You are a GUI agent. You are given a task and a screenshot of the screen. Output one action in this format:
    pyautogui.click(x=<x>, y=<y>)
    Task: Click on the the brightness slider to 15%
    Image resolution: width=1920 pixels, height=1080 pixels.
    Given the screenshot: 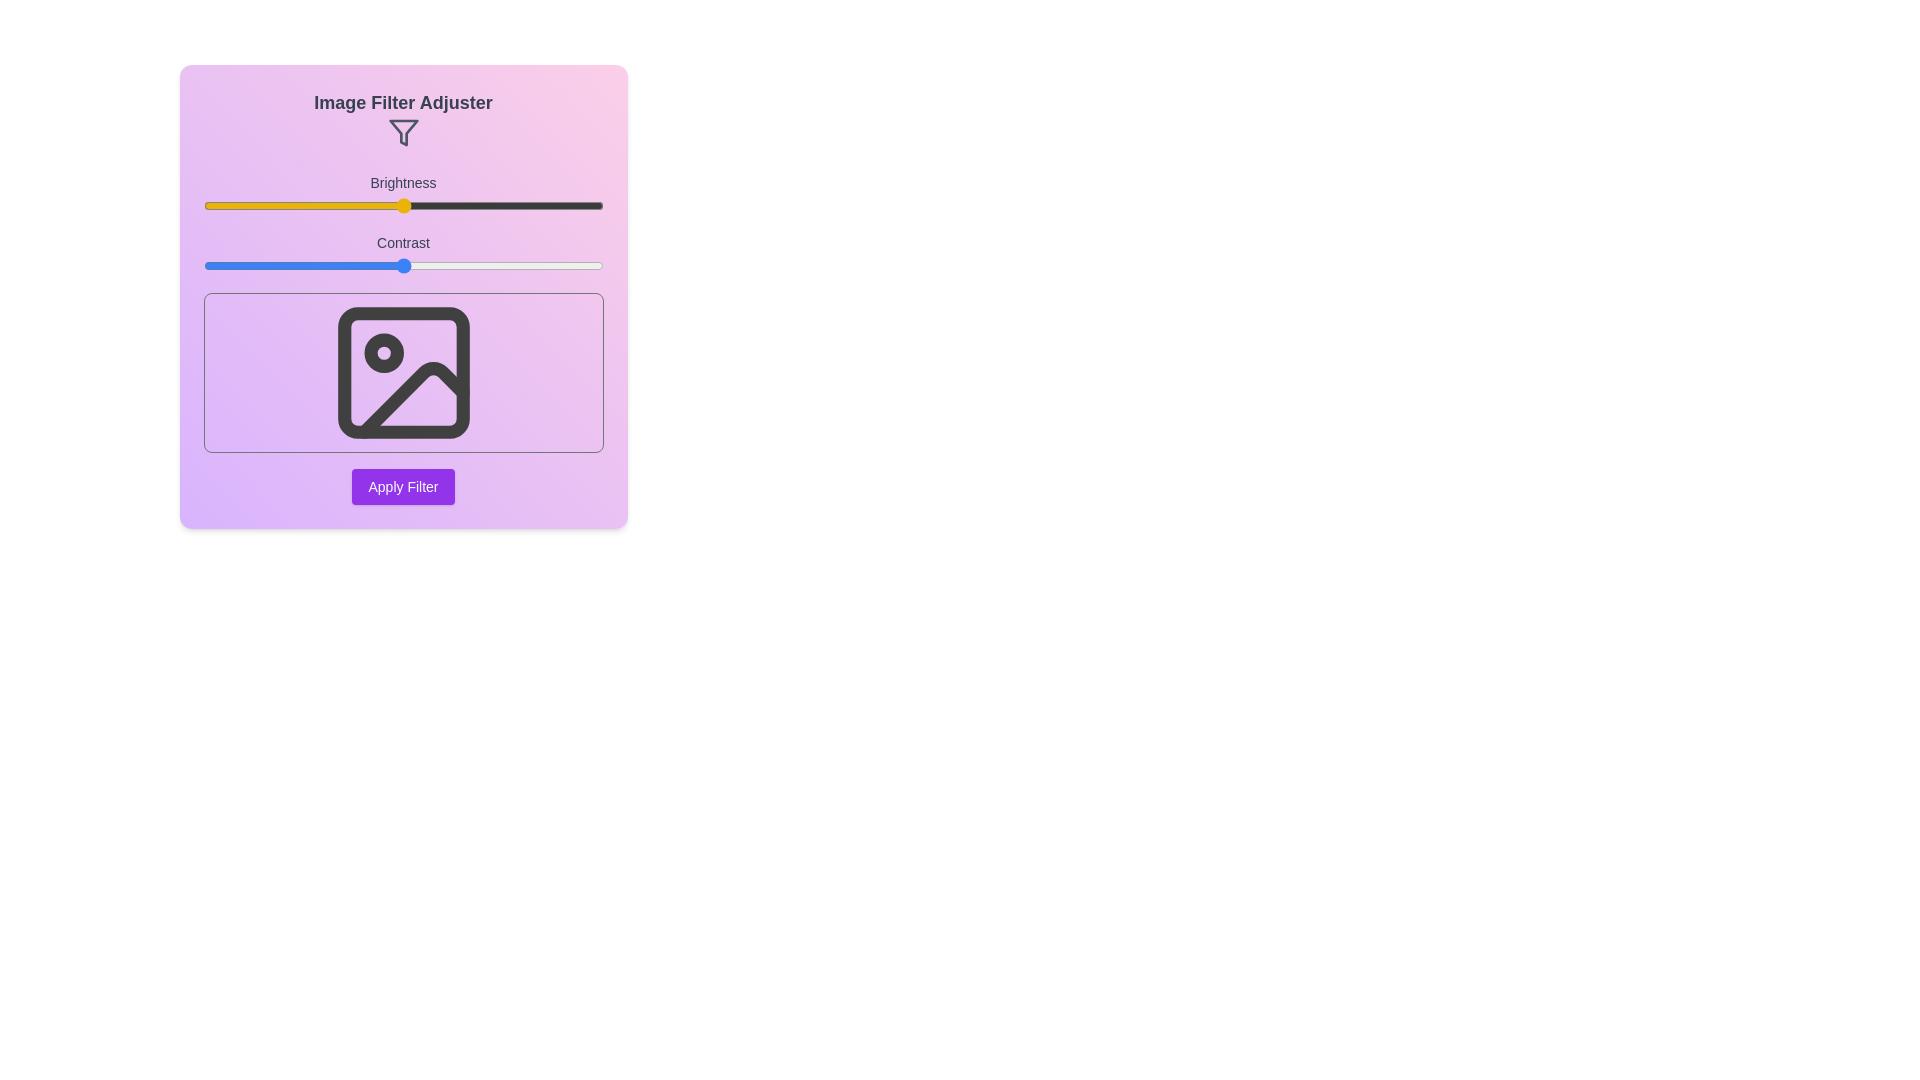 What is the action you would take?
    pyautogui.click(x=262, y=205)
    